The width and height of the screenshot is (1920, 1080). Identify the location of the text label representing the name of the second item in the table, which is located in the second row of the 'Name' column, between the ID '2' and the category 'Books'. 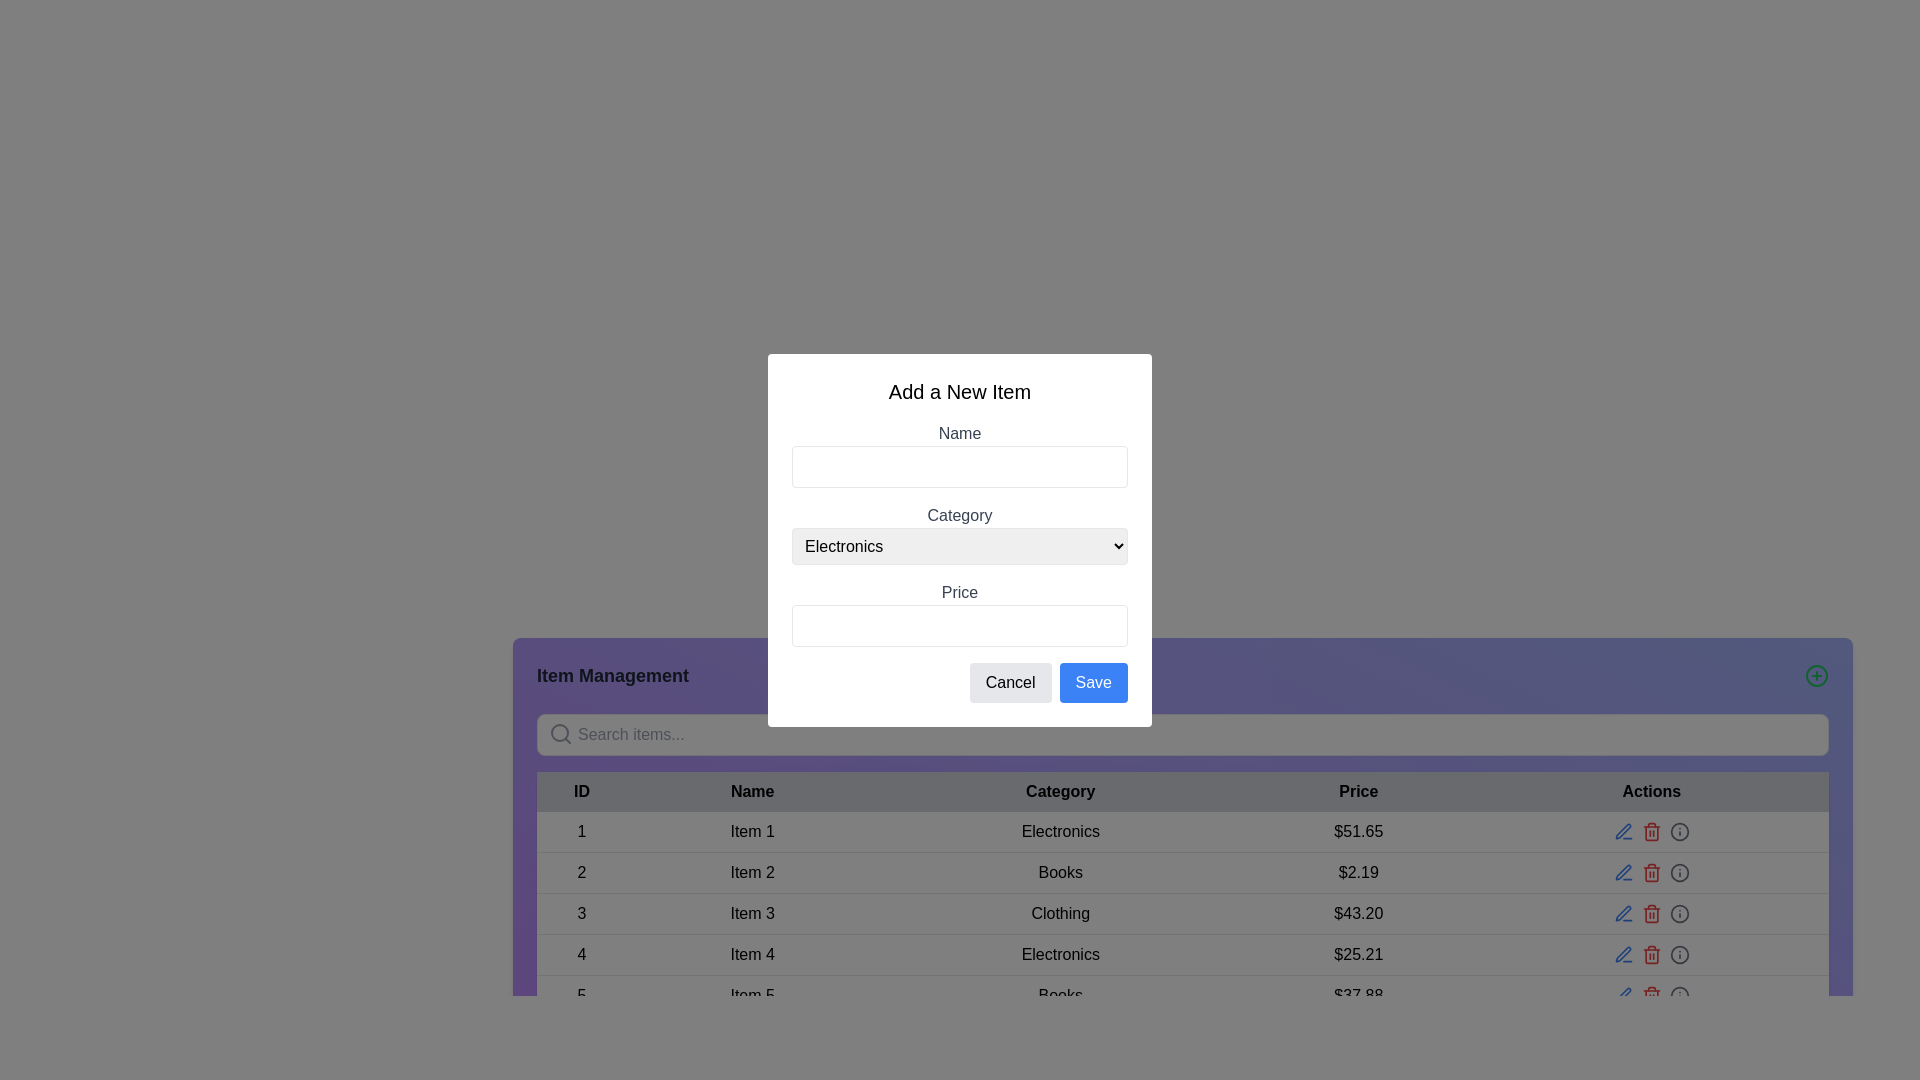
(751, 871).